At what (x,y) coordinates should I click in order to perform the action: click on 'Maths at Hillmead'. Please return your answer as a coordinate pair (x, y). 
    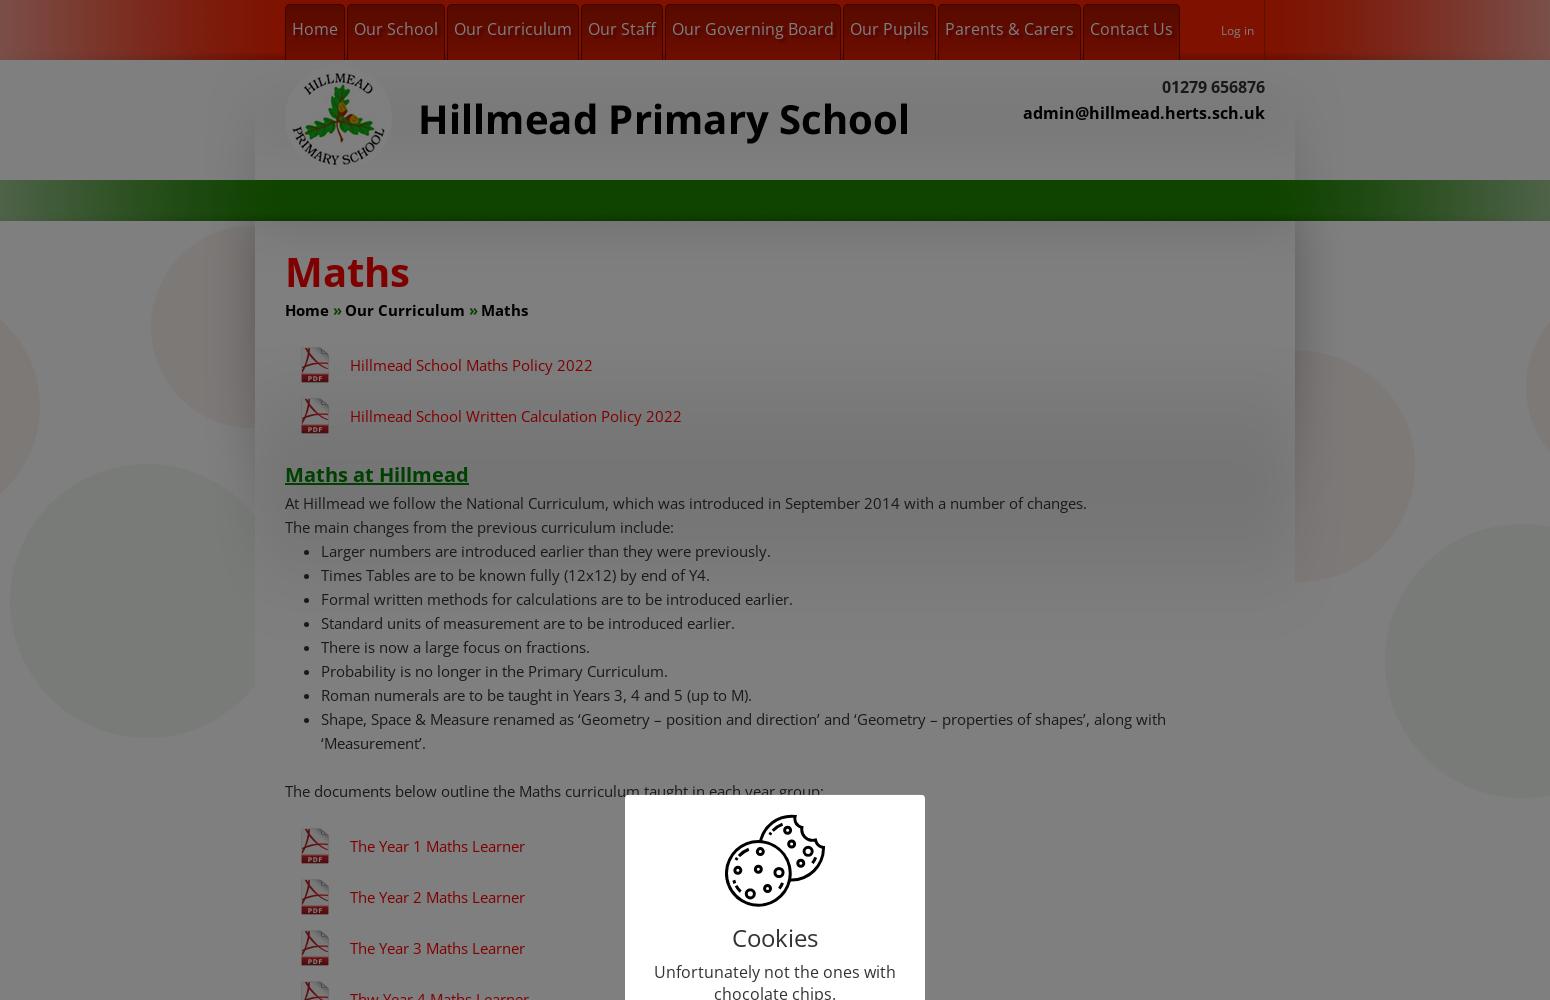
    Looking at the image, I should click on (375, 473).